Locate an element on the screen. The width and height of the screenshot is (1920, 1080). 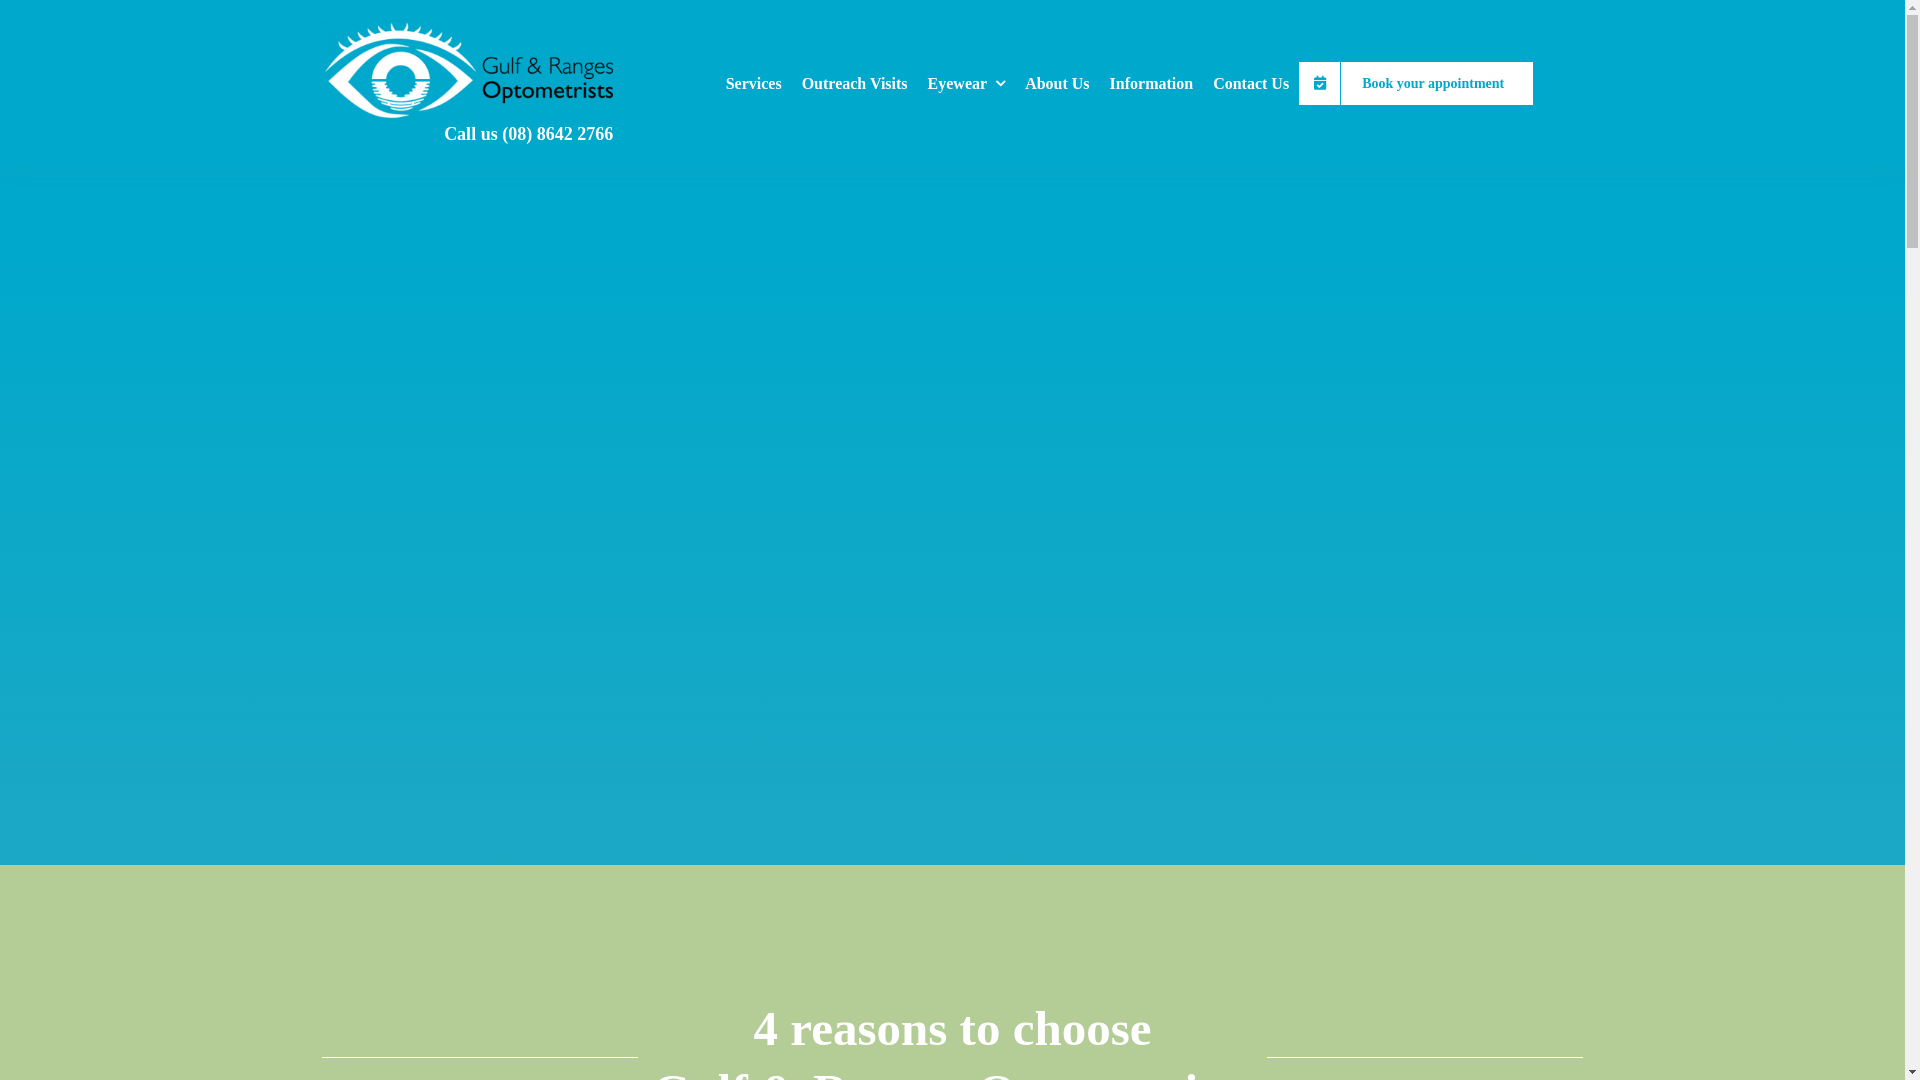
'(08) 8642 2766' is located at coordinates (502, 134).